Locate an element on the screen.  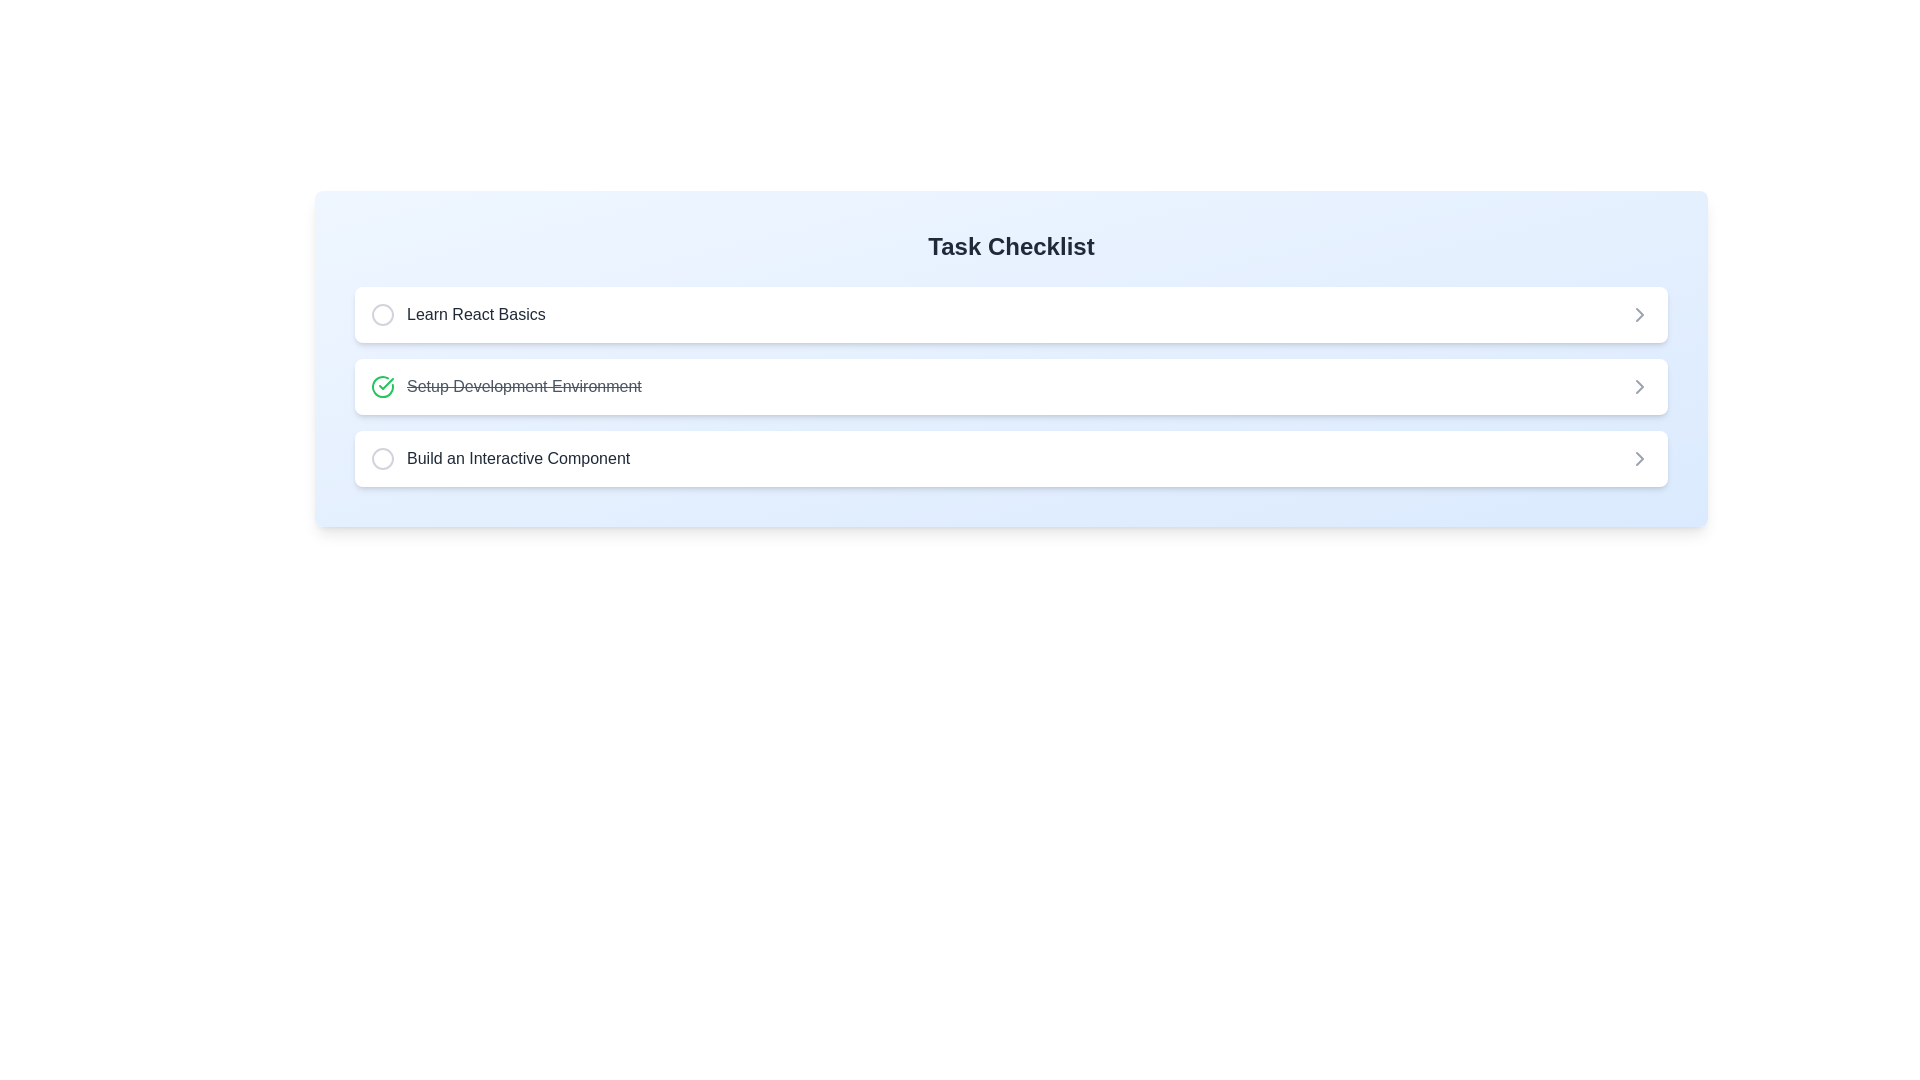
the Chevron icon located at the far right side of the 'Setup Development Environment' panel to present the tooltip is located at coordinates (1640, 386).